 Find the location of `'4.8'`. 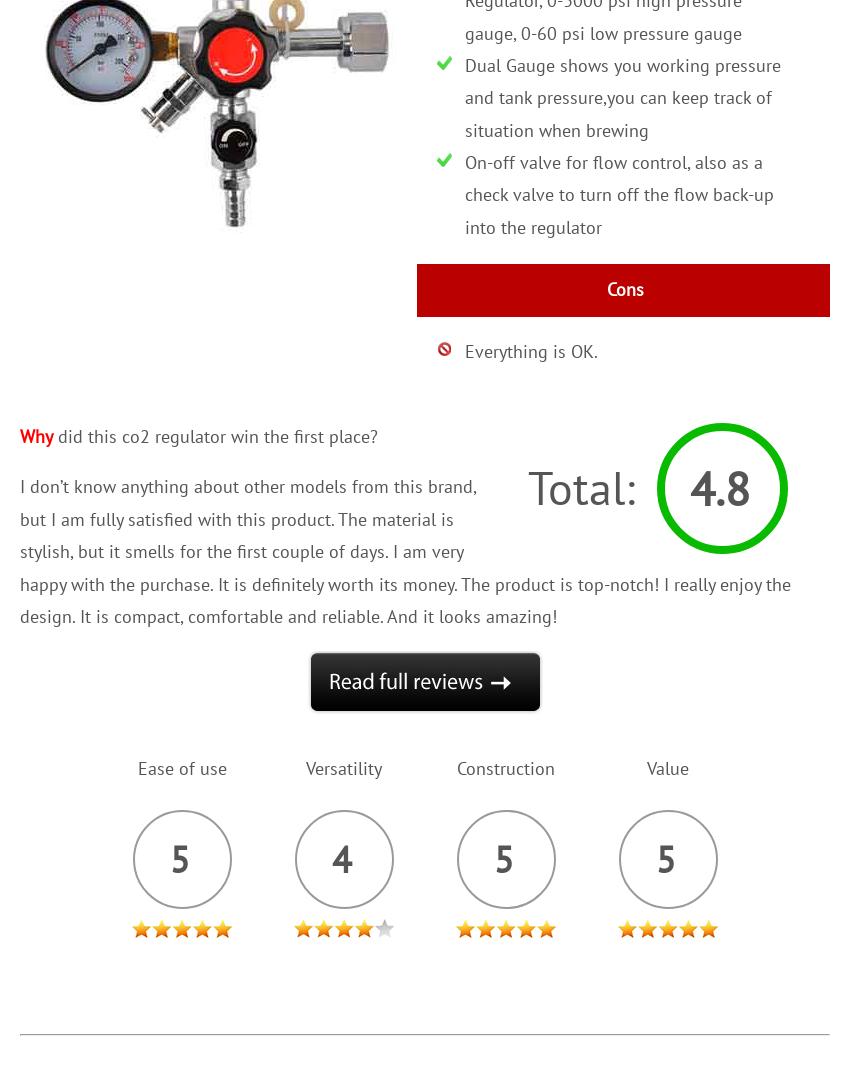

'4.8' is located at coordinates (719, 486).